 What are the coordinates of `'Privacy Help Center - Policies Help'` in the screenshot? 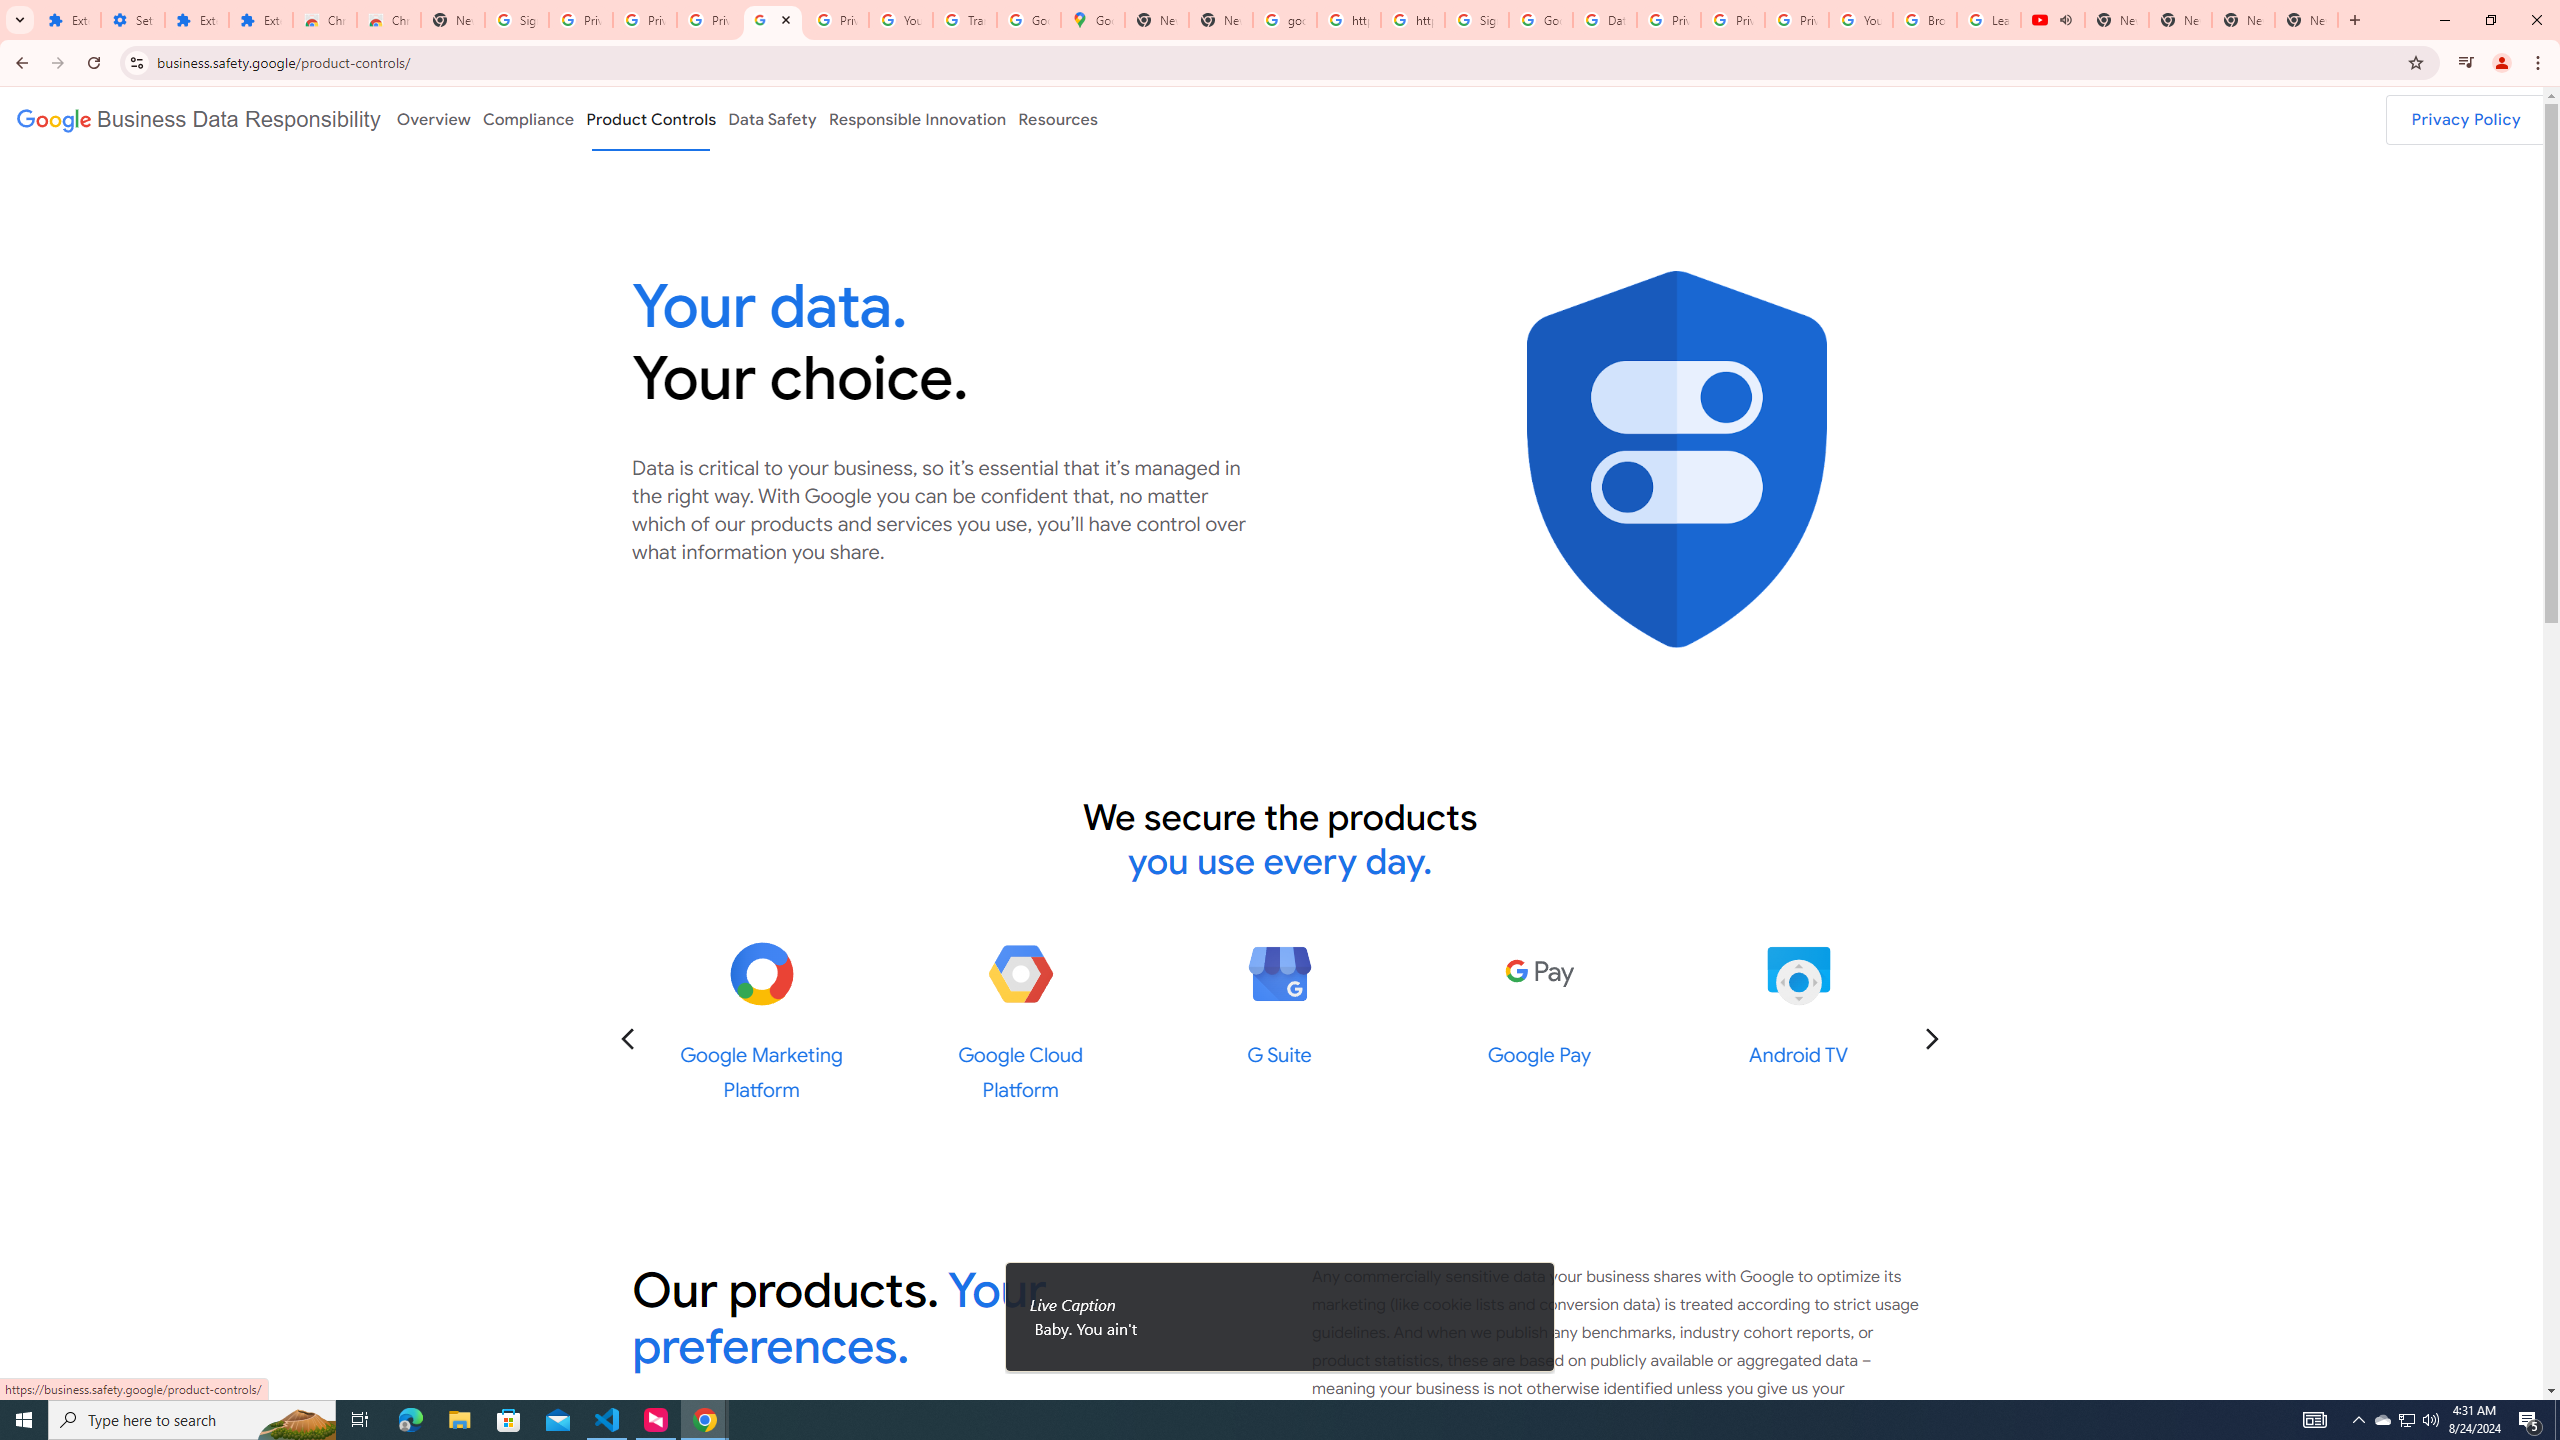 It's located at (1668, 19).